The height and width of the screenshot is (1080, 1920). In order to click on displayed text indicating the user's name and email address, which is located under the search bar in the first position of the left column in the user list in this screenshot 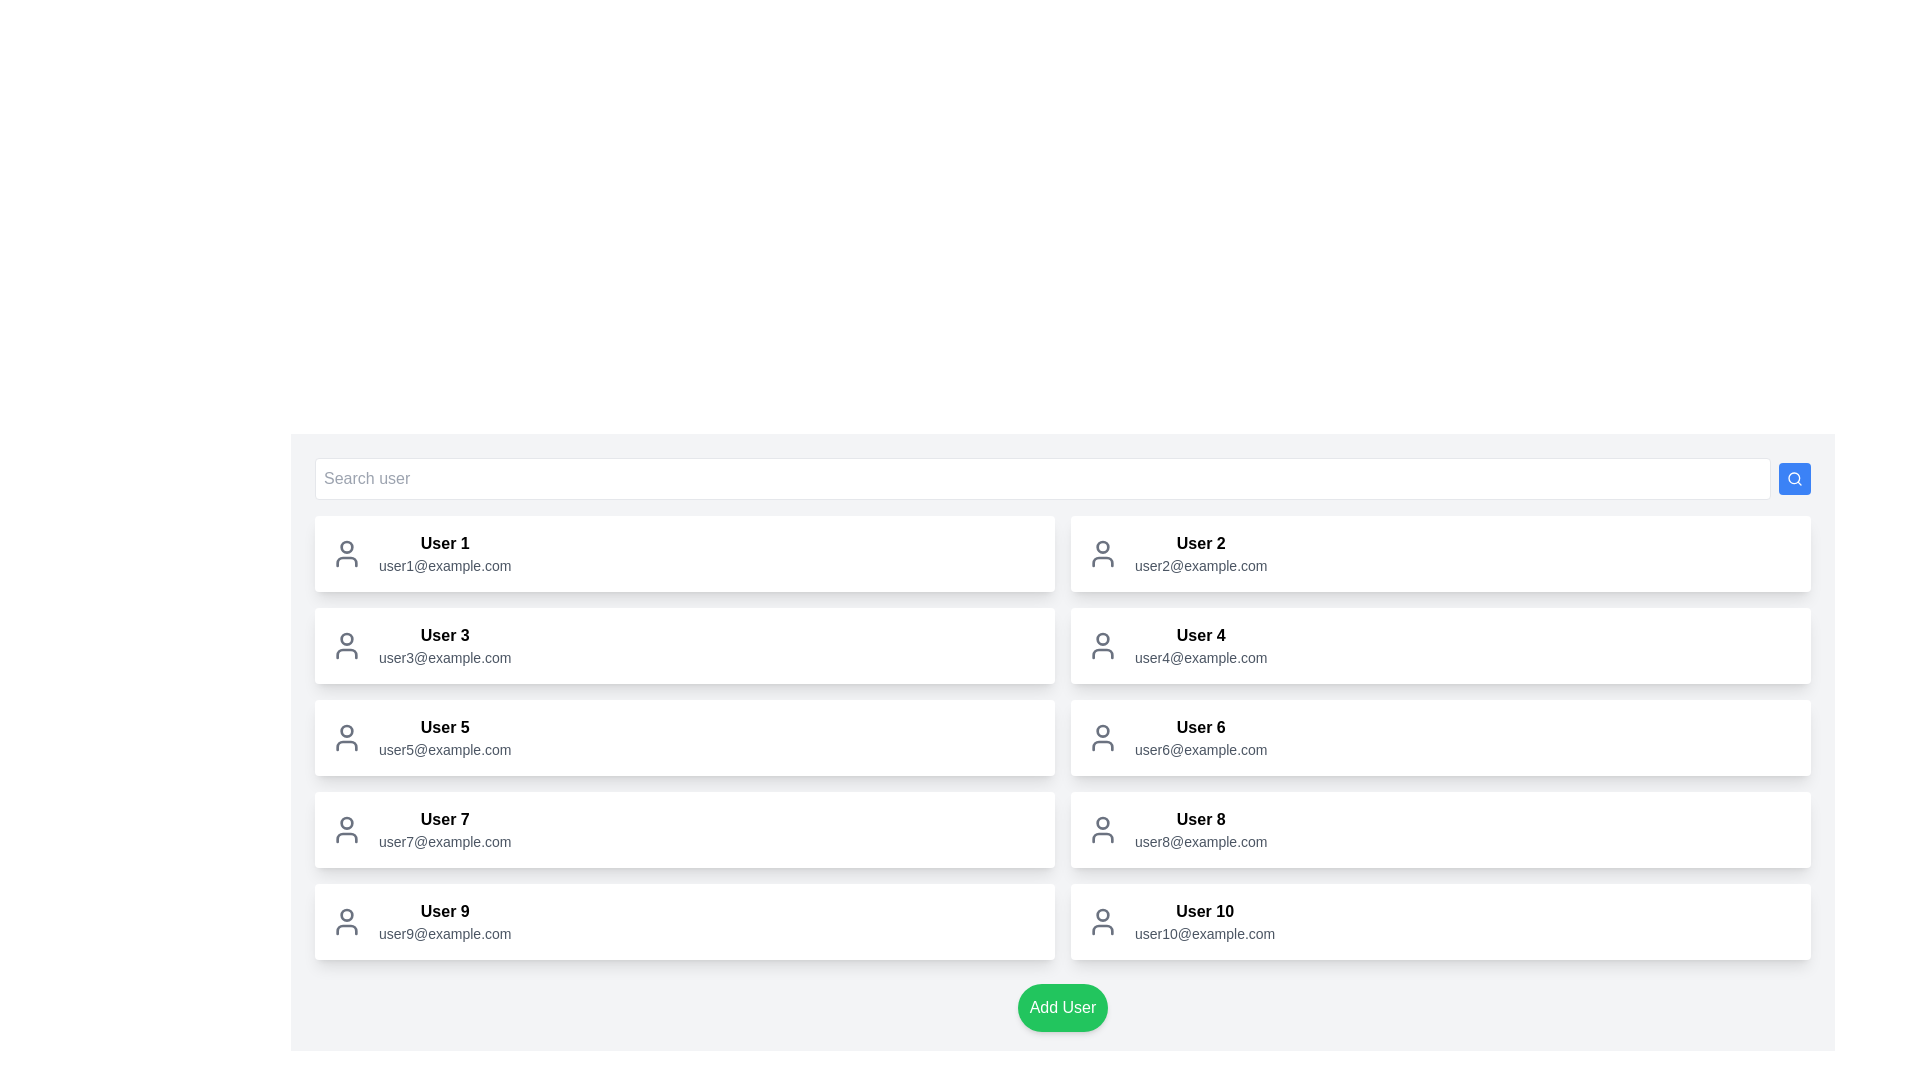, I will do `click(444, 554)`.